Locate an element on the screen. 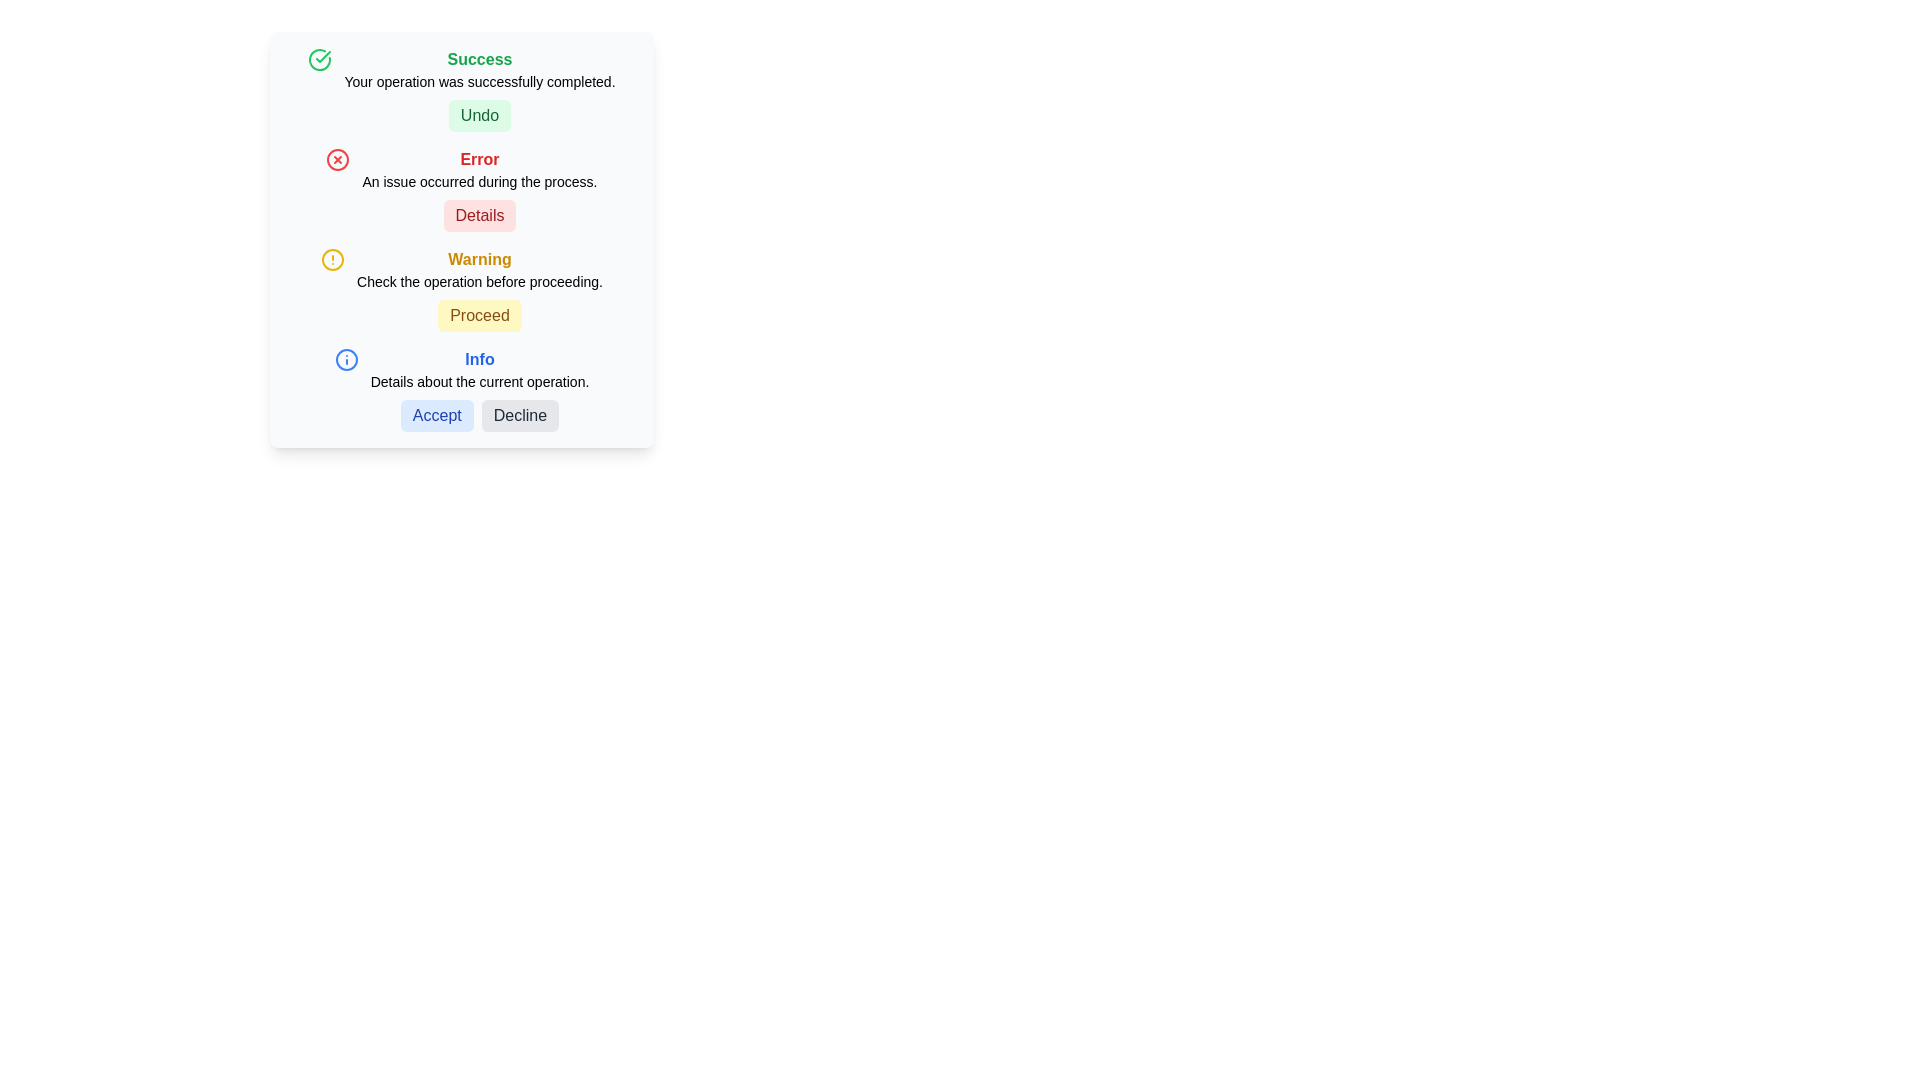 Image resolution: width=1920 pixels, height=1080 pixels. the warning message layout that includes an alert icon, a heading saying 'Warning', and a button labeled 'Proceed' is located at coordinates (460, 289).